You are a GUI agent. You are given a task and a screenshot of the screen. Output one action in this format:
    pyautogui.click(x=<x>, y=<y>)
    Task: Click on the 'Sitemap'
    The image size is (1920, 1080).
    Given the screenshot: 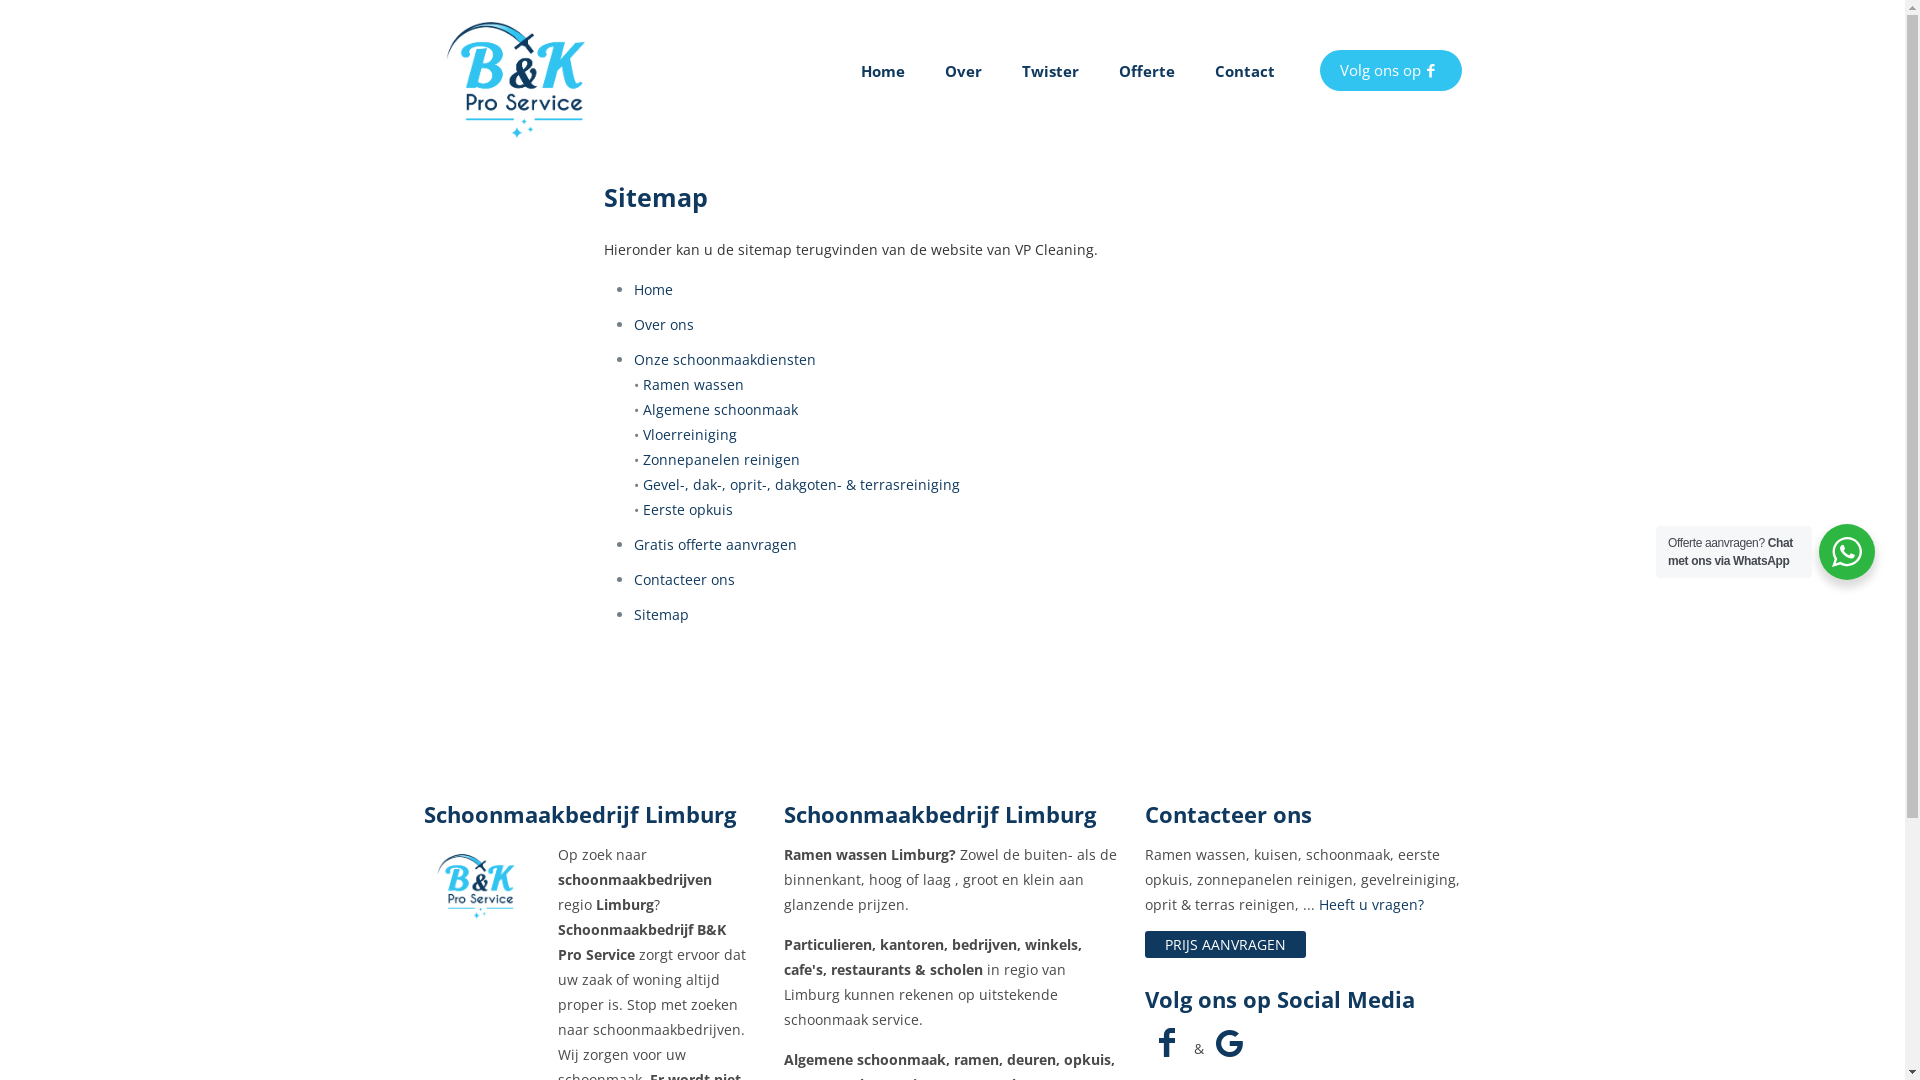 What is the action you would take?
    pyautogui.click(x=661, y=613)
    